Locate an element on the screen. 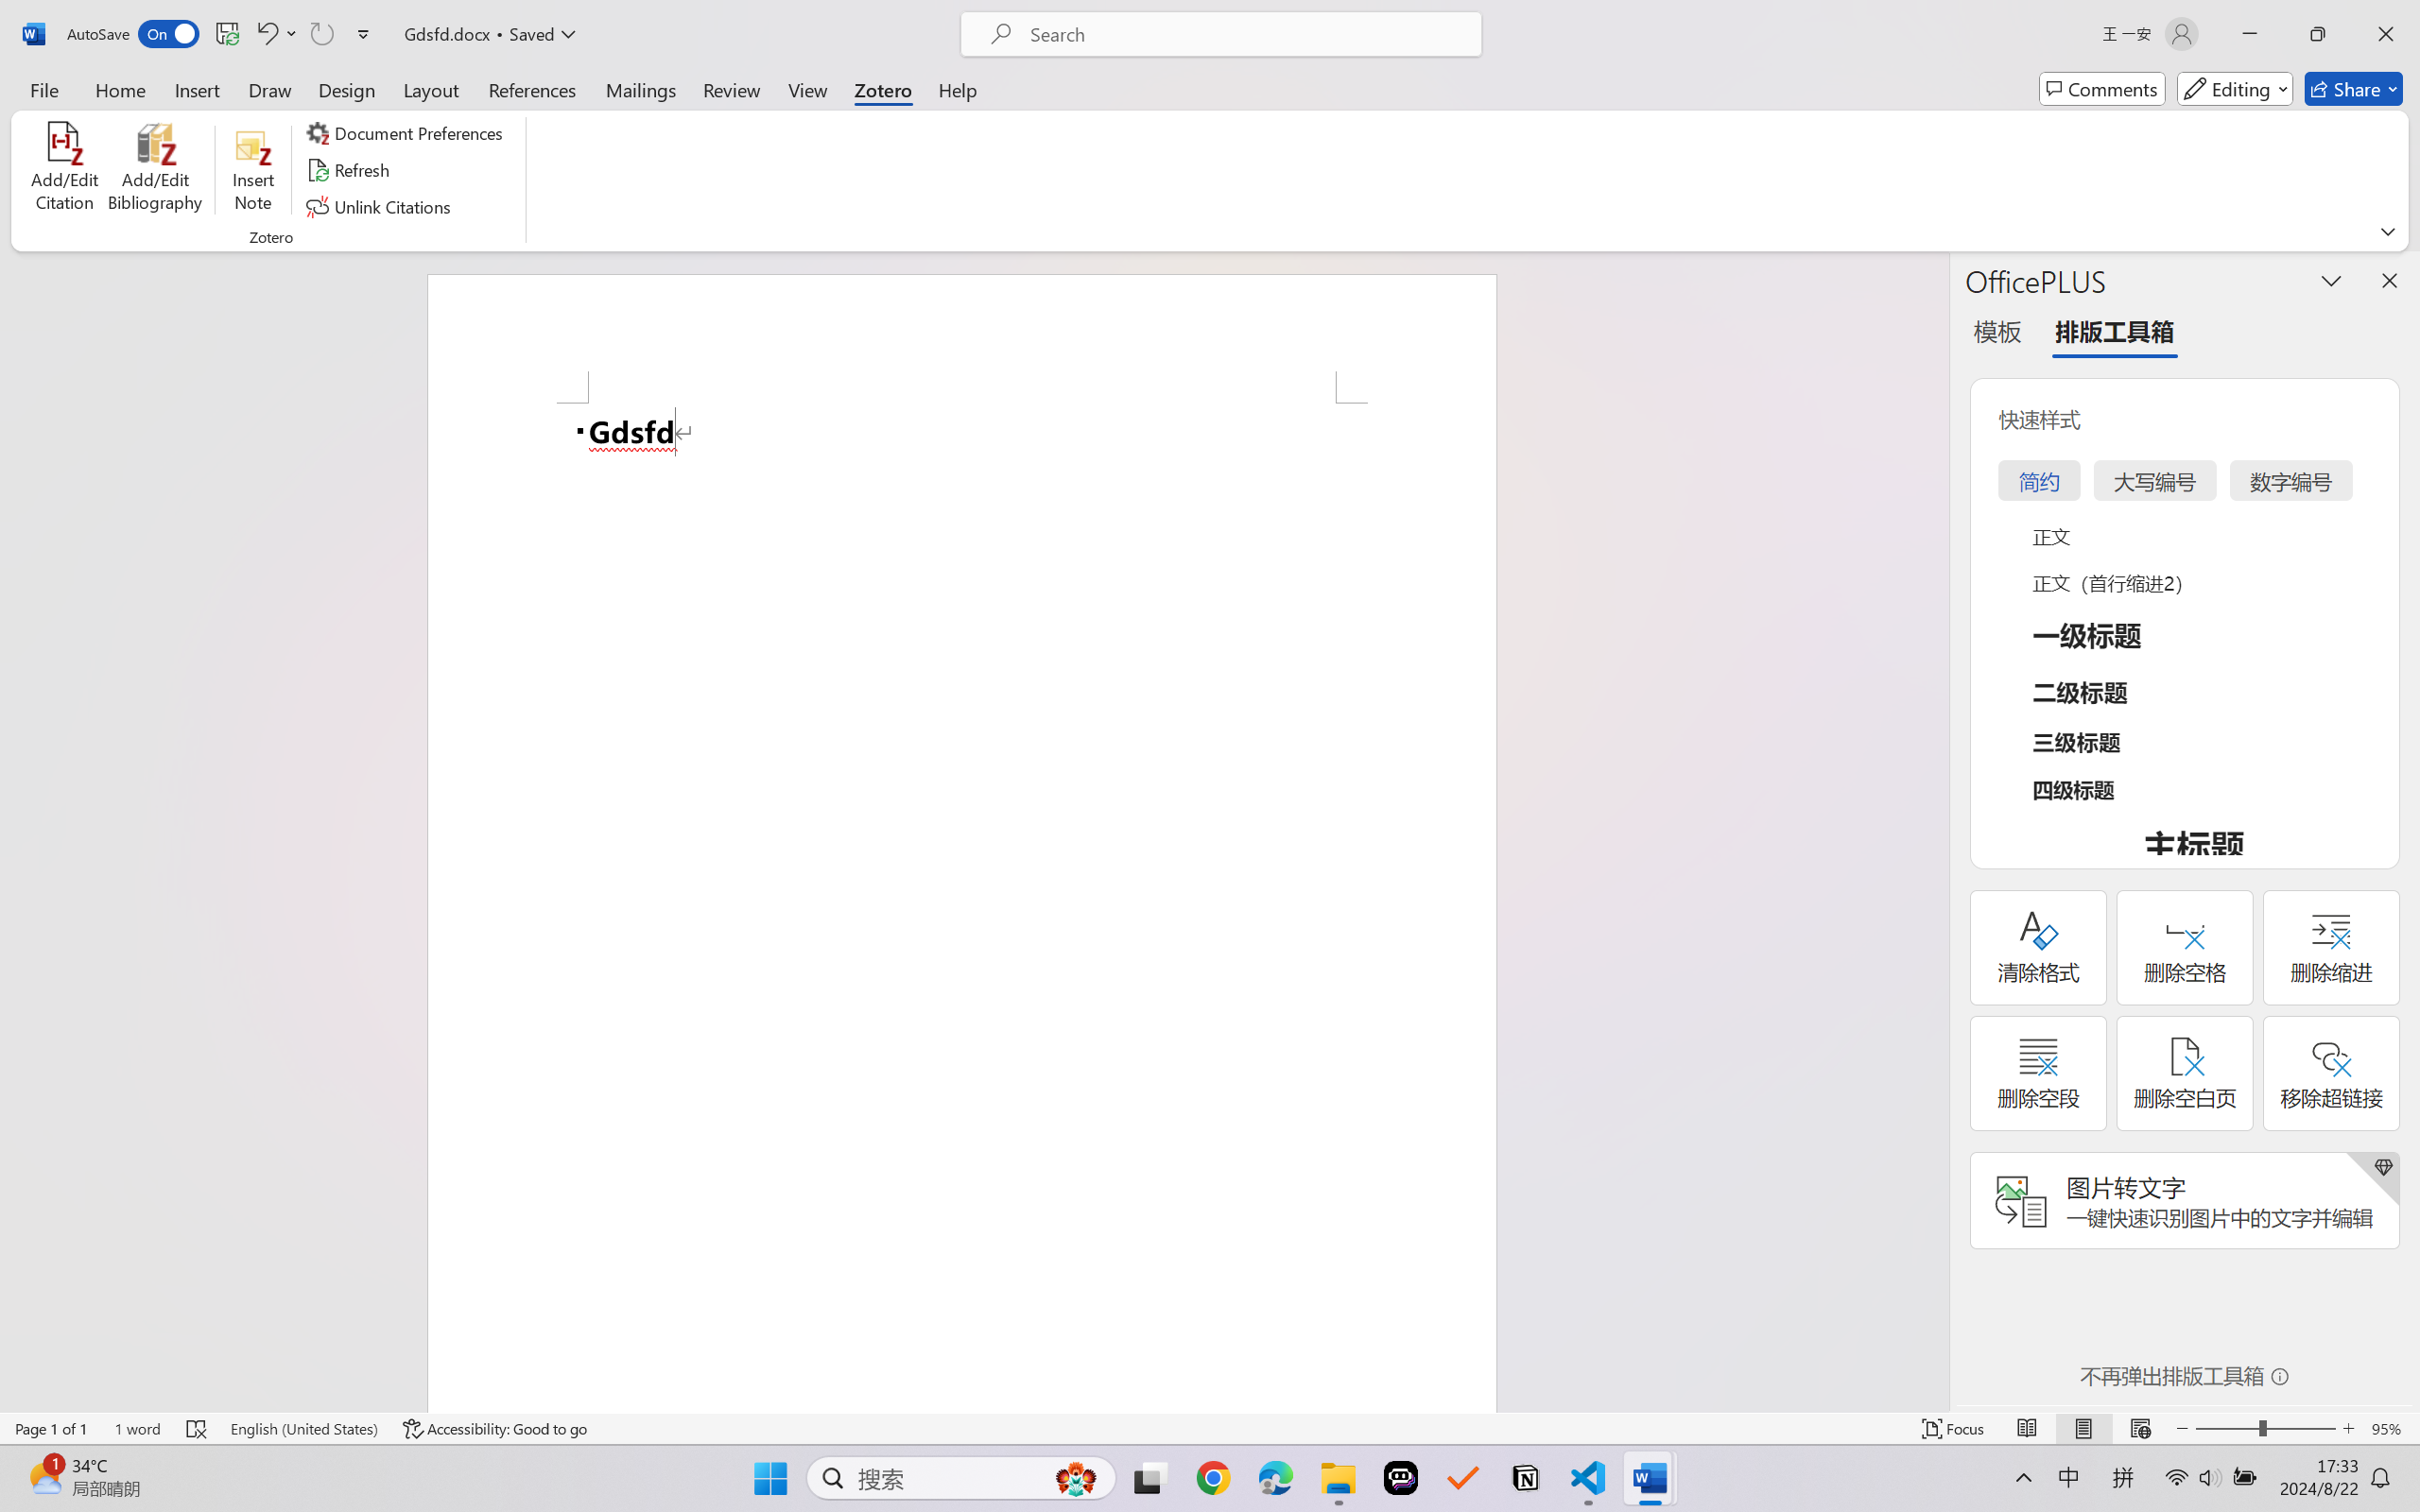 This screenshot has width=2420, height=1512. 'Insert Note' is located at coordinates (252, 170).